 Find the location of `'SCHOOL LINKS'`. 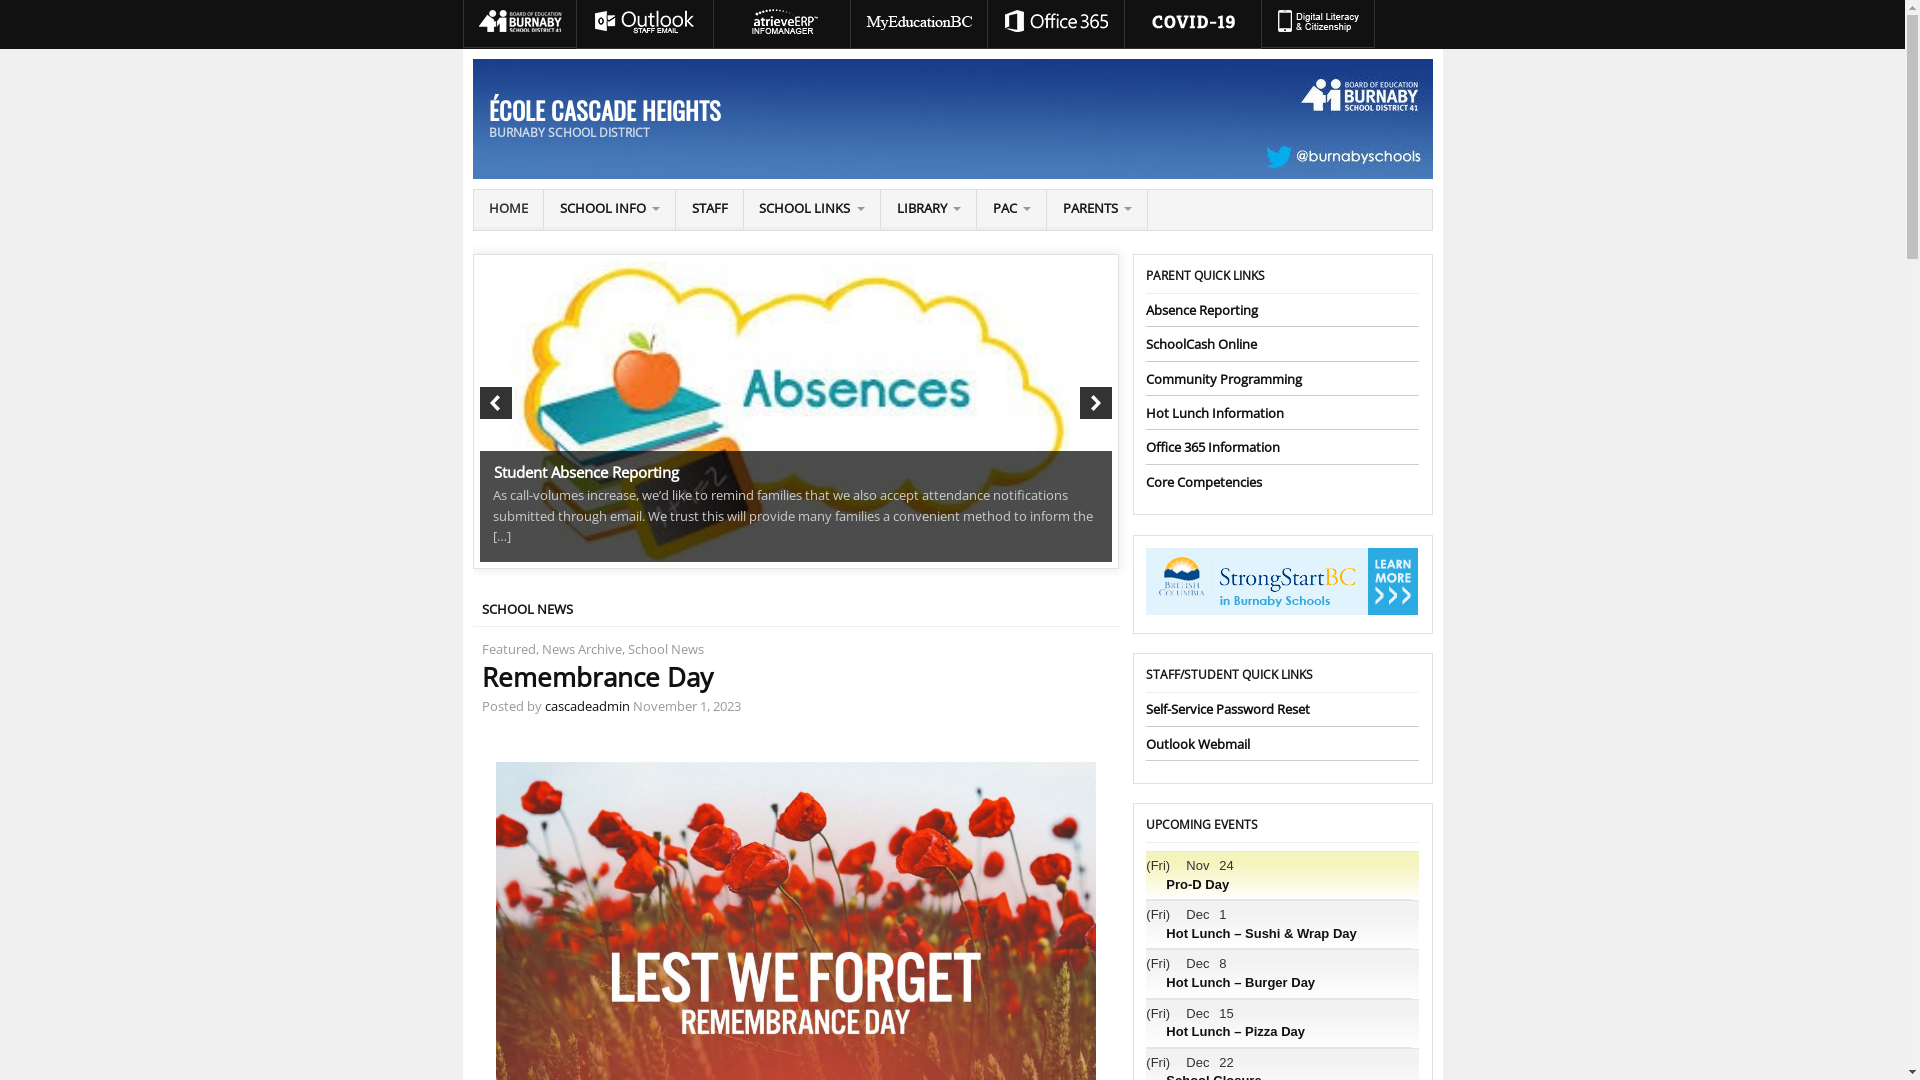

'SCHOOL LINKS' is located at coordinates (811, 209).